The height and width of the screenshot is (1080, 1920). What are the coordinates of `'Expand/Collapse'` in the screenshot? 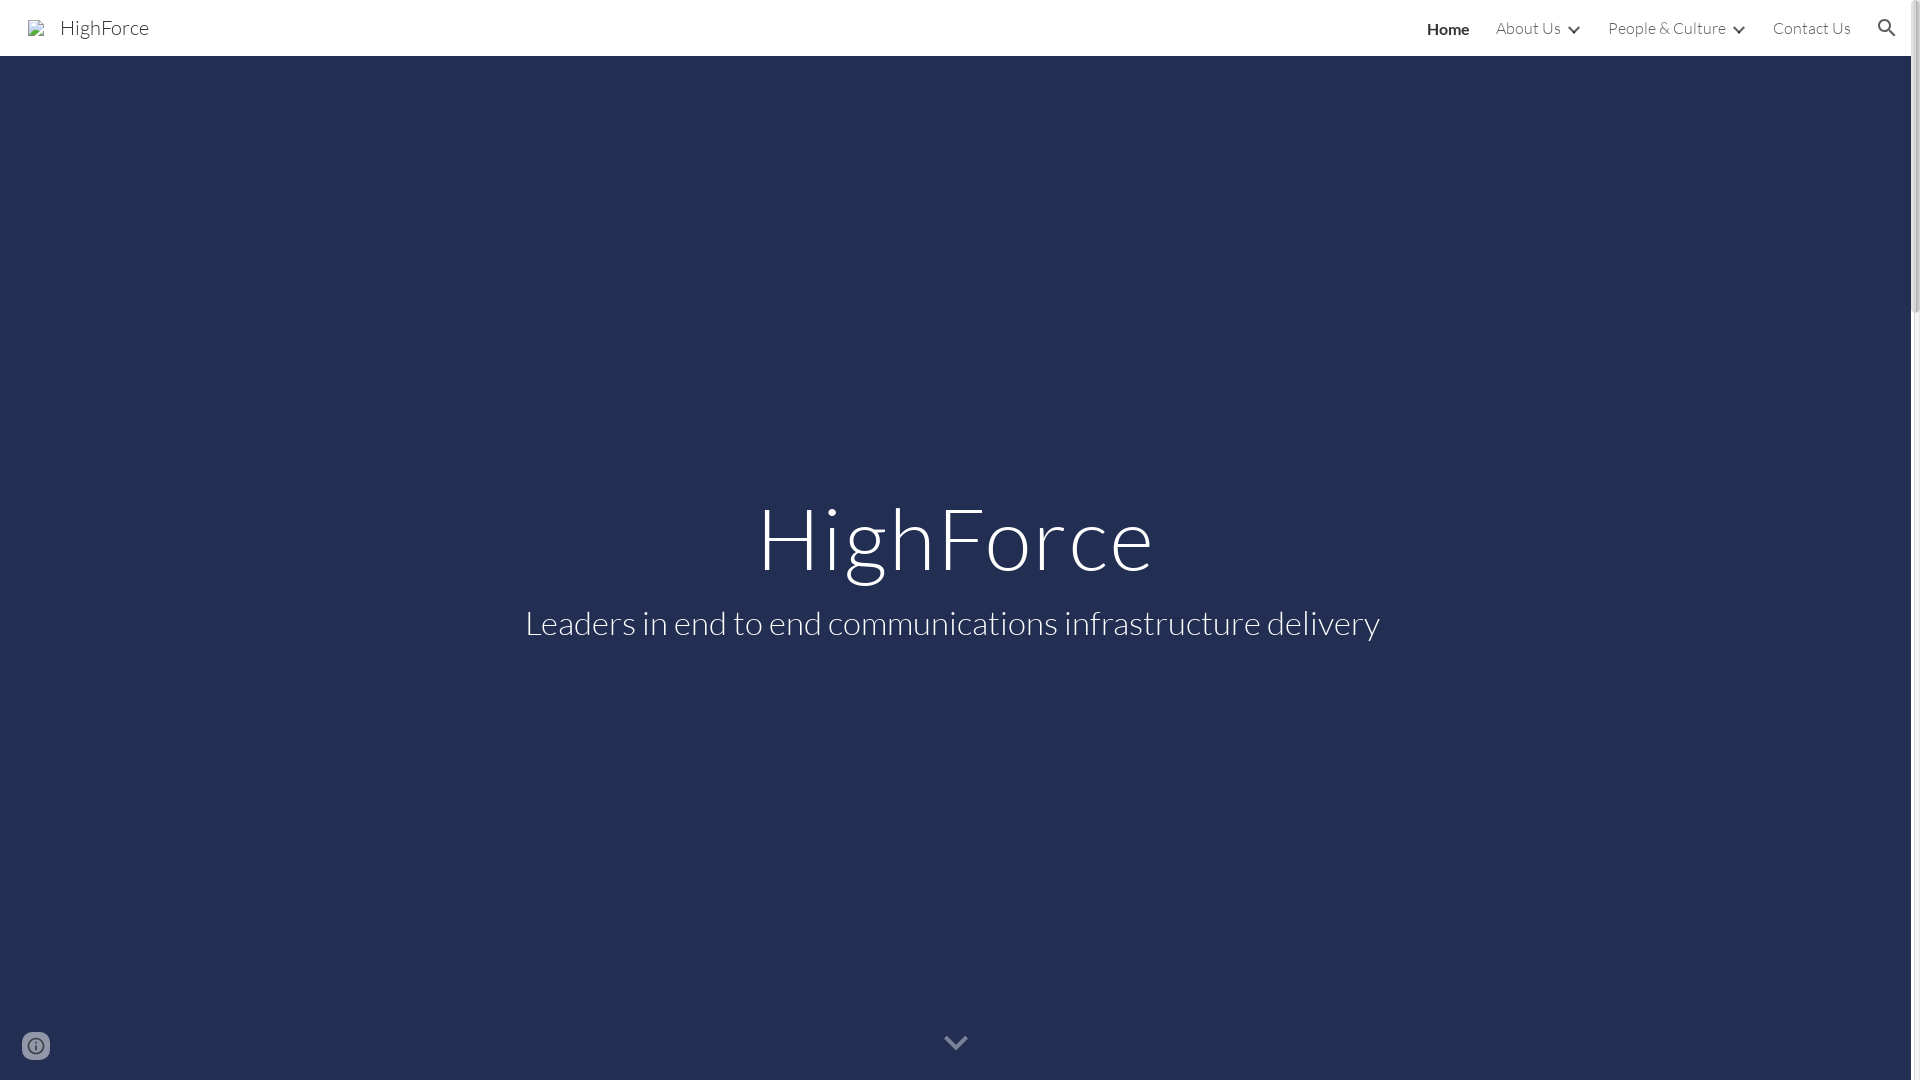 It's located at (1572, 27).